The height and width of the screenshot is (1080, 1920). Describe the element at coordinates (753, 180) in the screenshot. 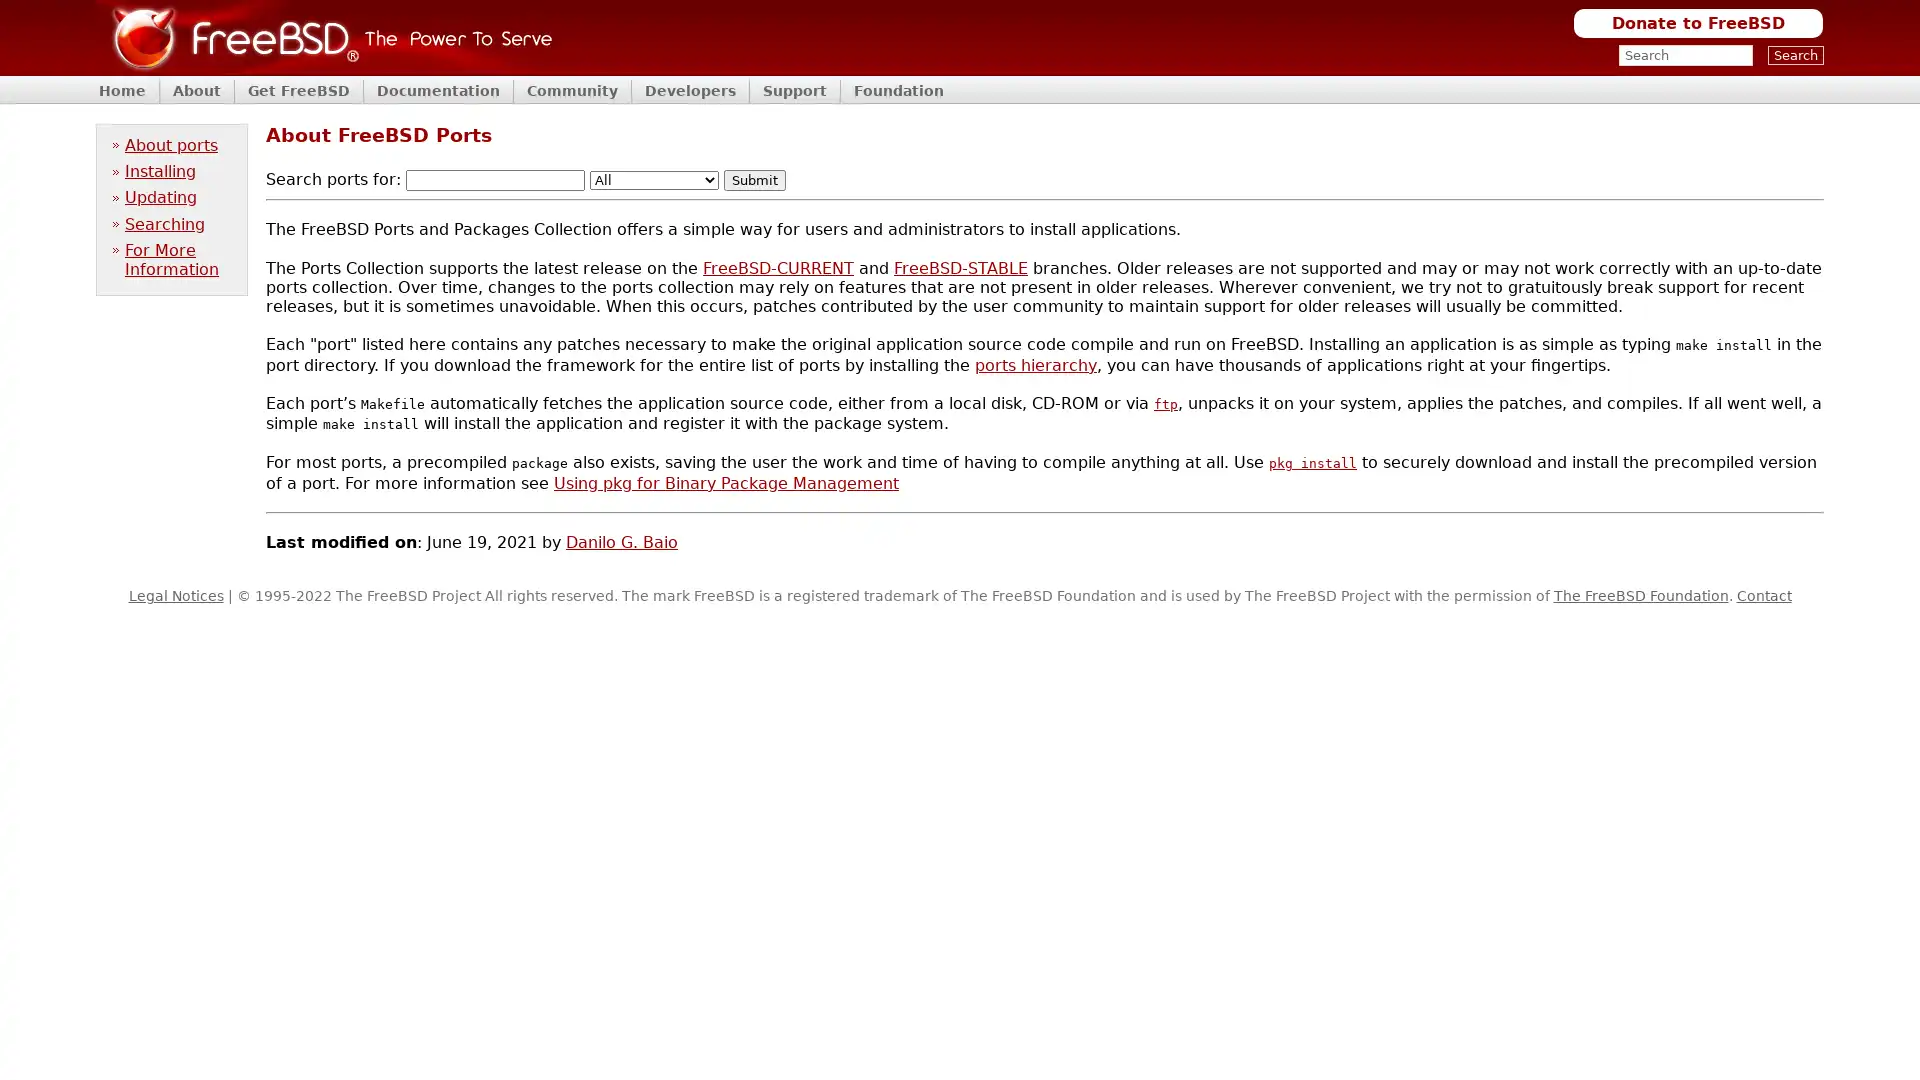

I see `Submit` at that location.